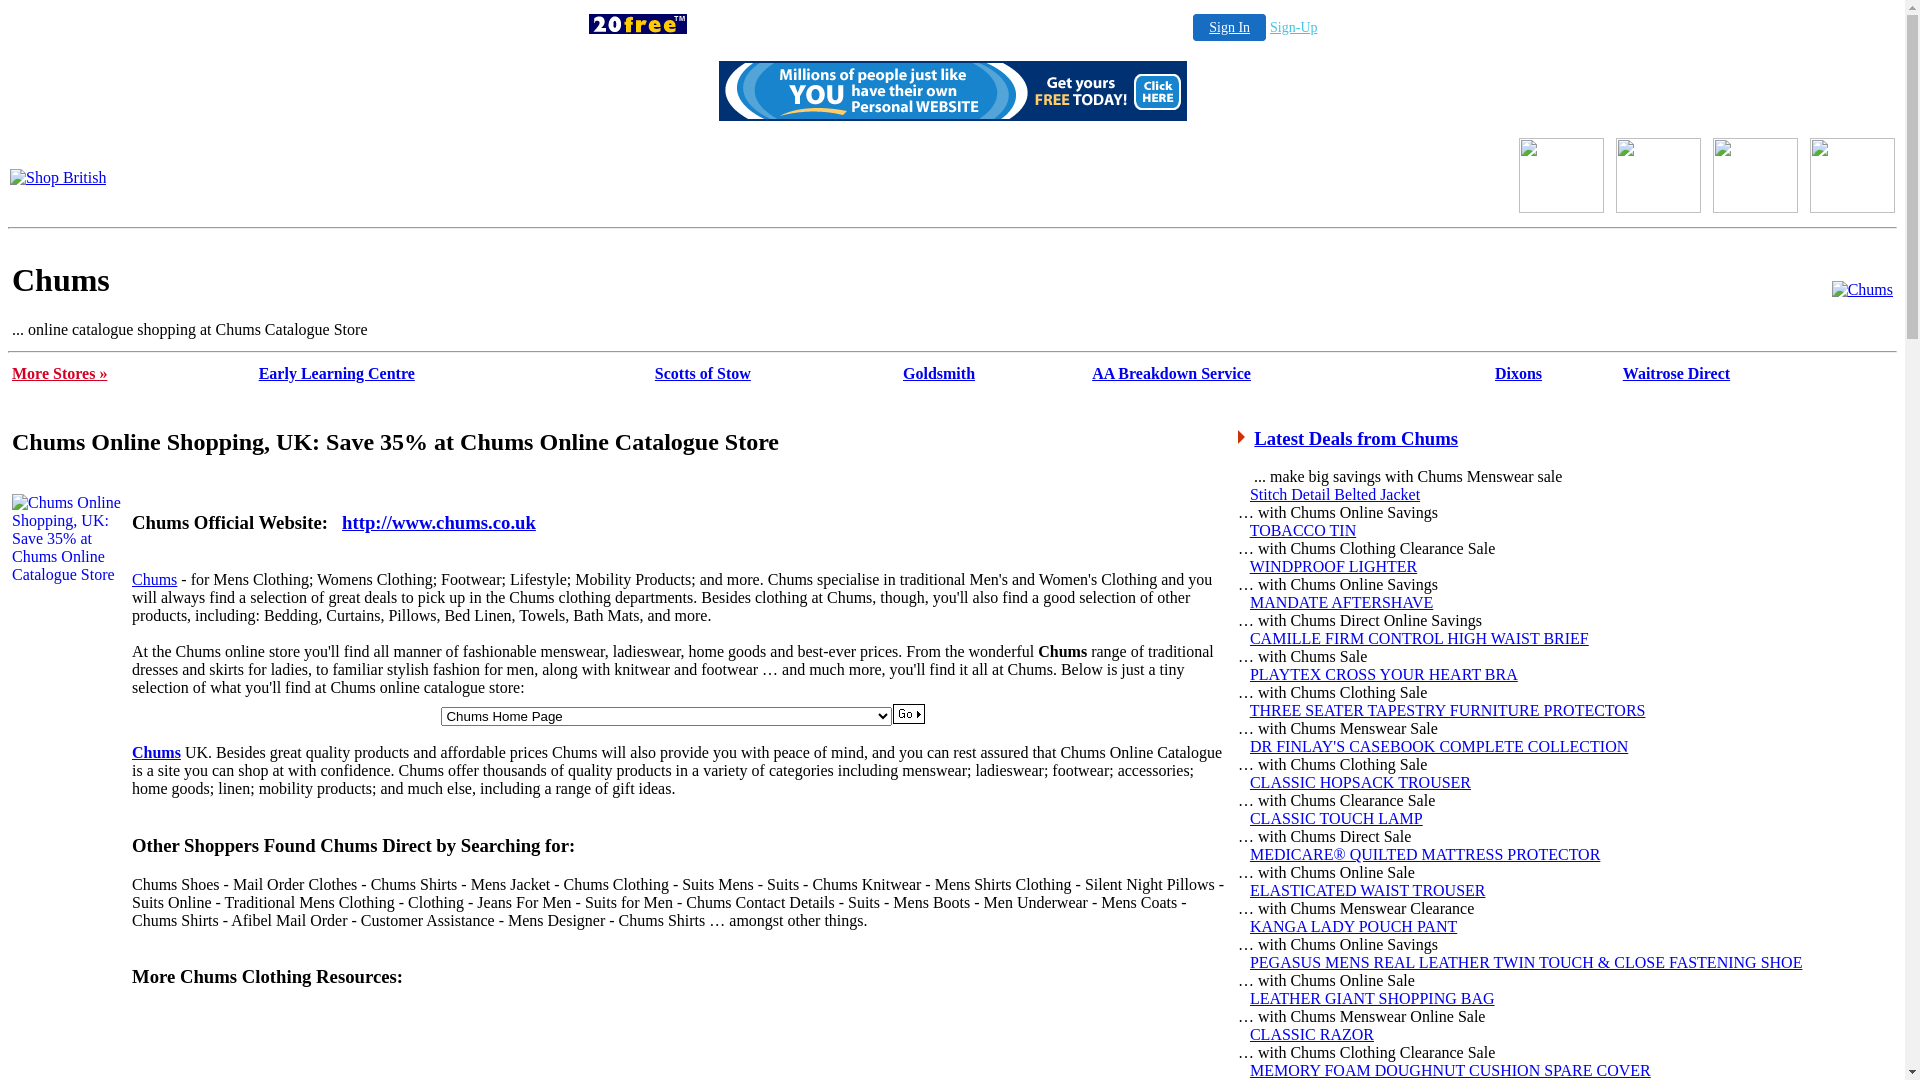 The image size is (1920, 1080). Describe the element at coordinates (1861, 289) in the screenshot. I see `'Chums Catalogue'` at that location.